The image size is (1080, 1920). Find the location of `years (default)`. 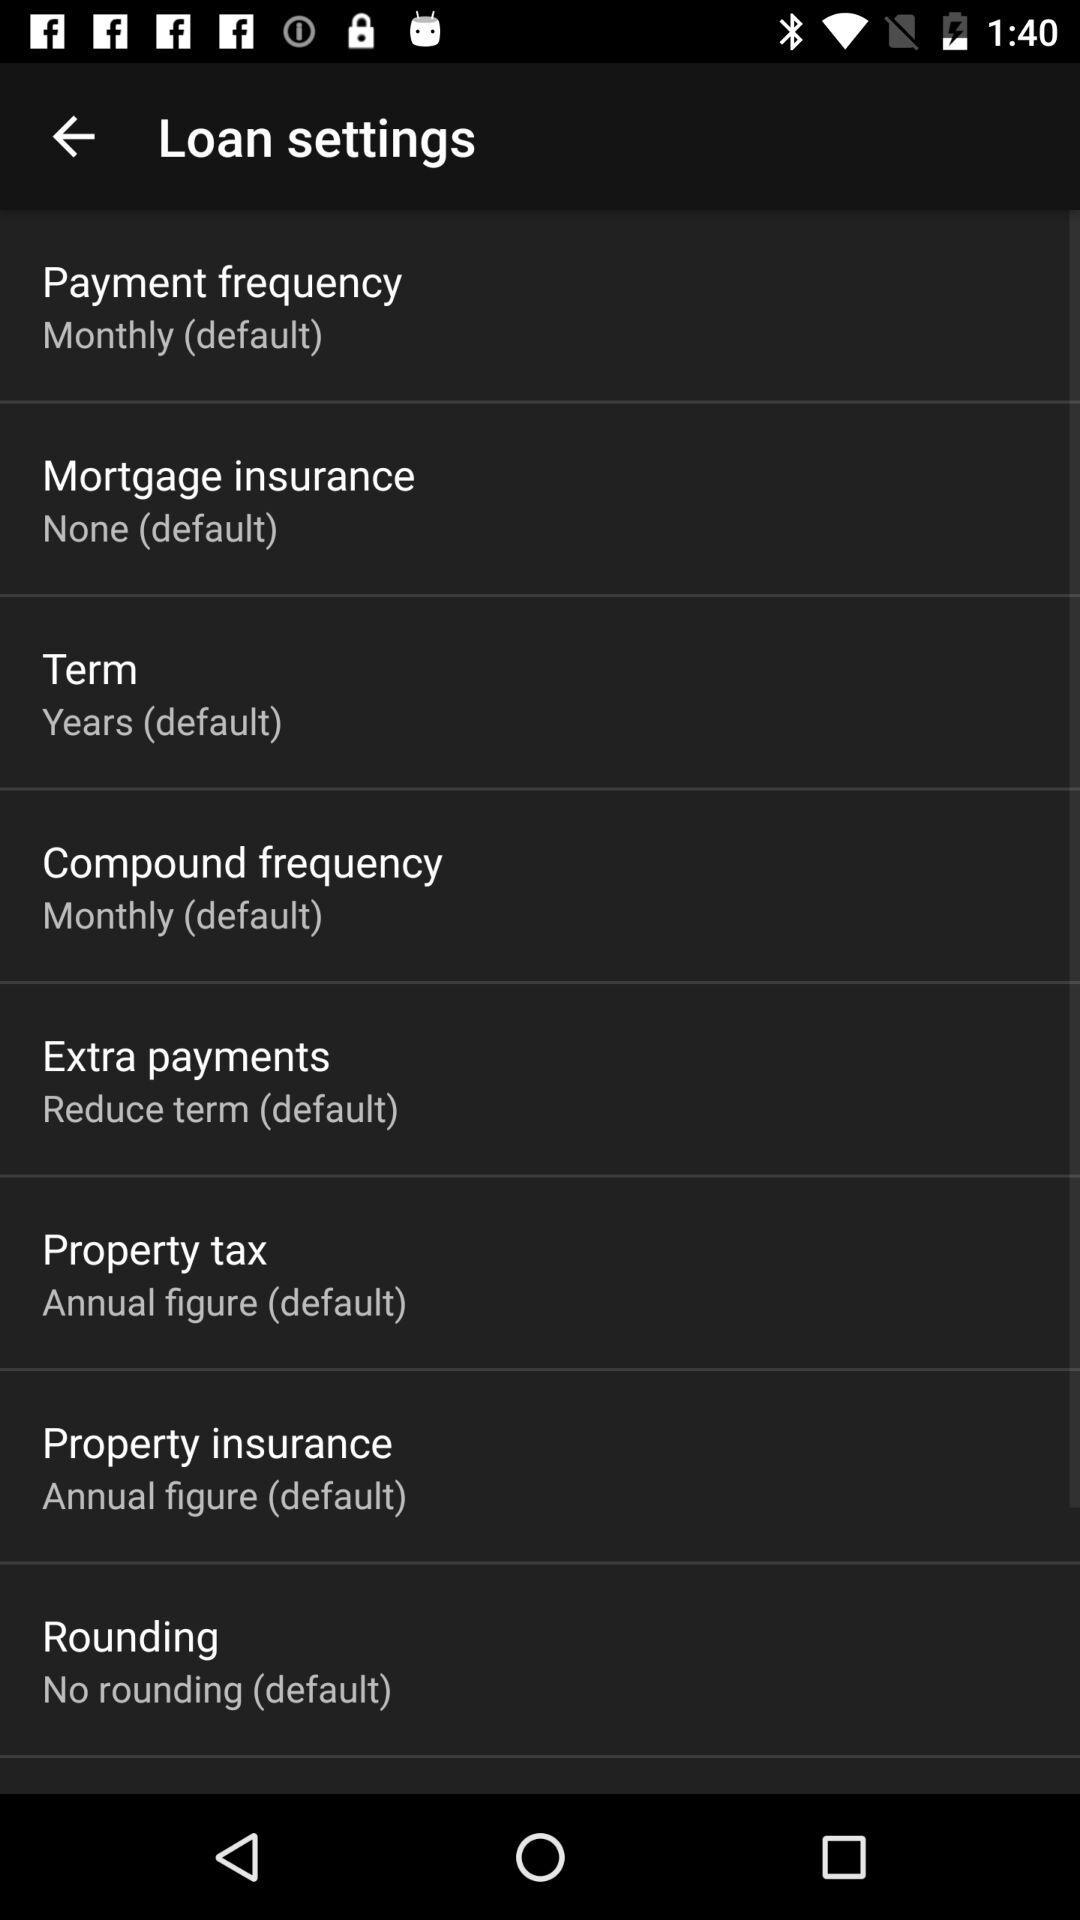

years (default) is located at coordinates (161, 720).